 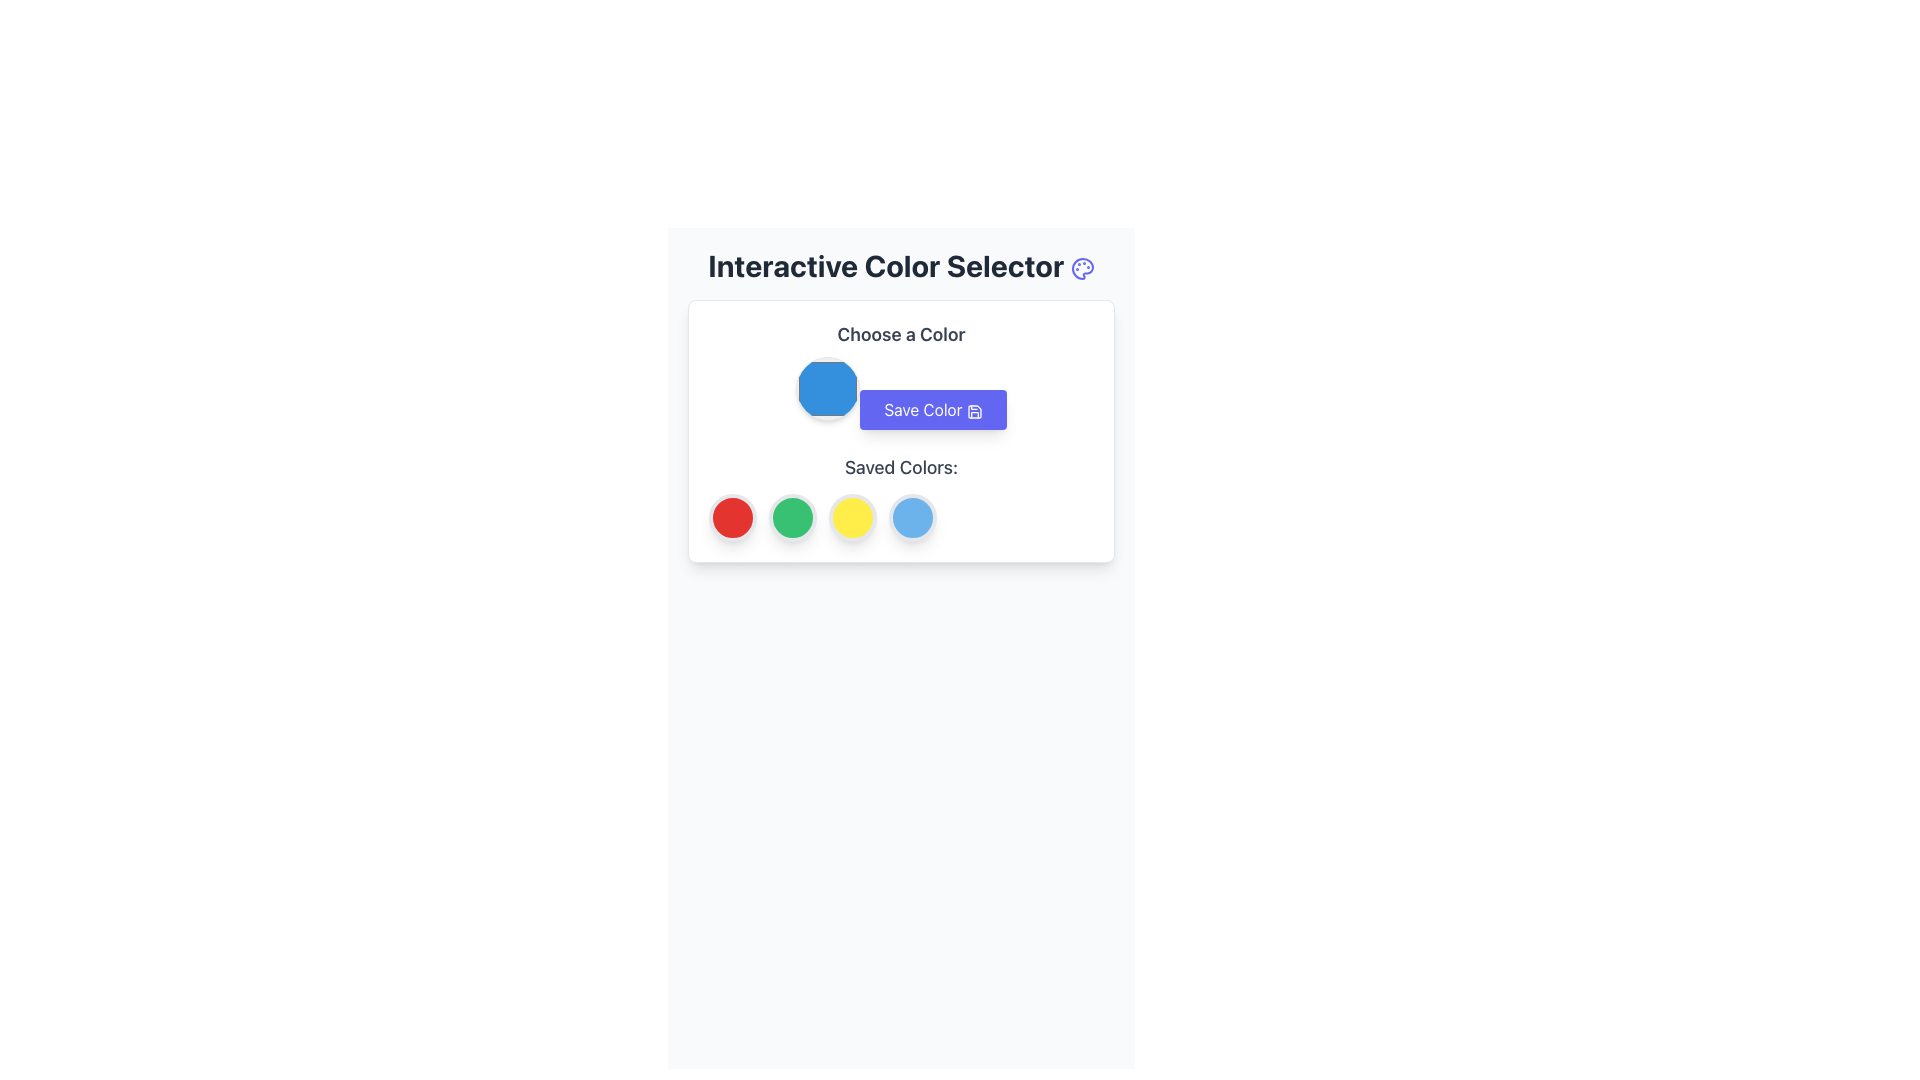 What do you see at coordinates (974, 410) in the screenshot?
I see `the save icon located to the right of the text within the 'Save Color' button in the panel` at bounding box center [974, 410].